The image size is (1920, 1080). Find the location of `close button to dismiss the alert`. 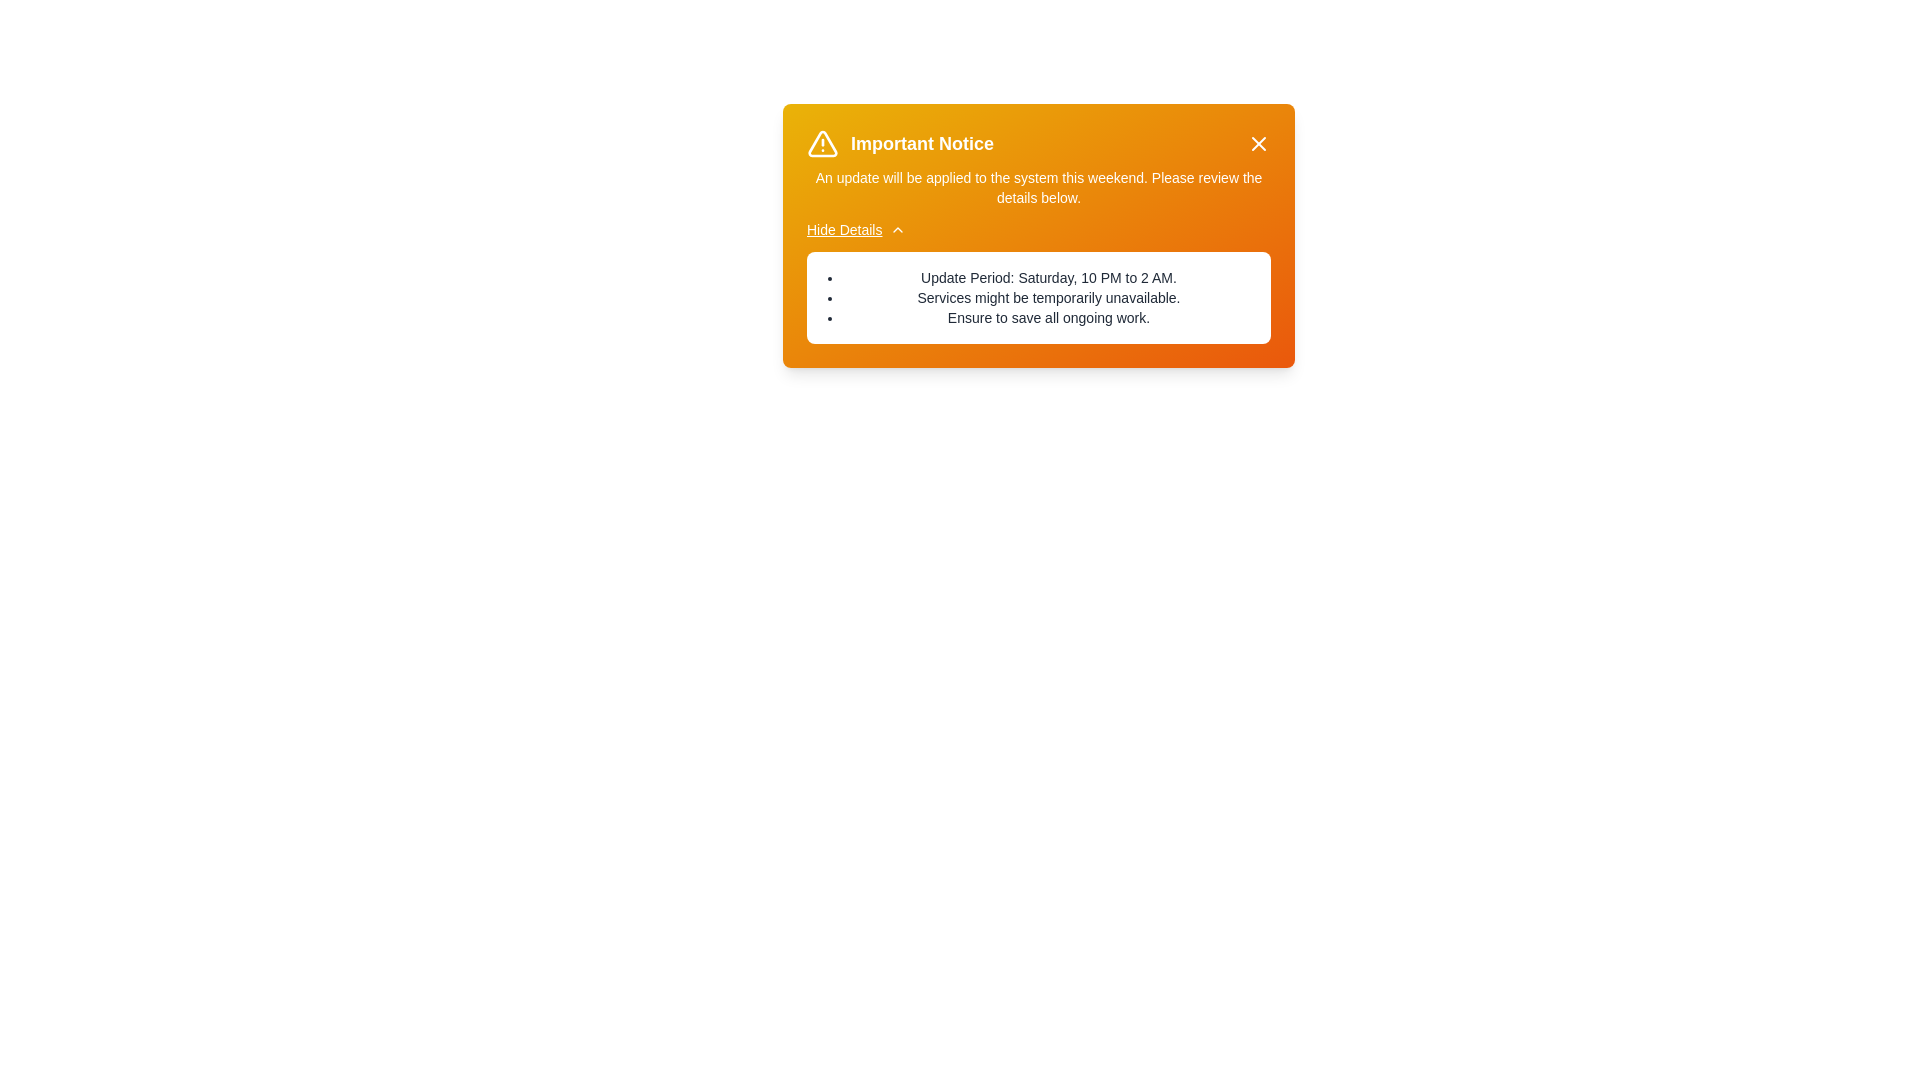

close button to dismiss the alert is located at coordinates (1257, 142).